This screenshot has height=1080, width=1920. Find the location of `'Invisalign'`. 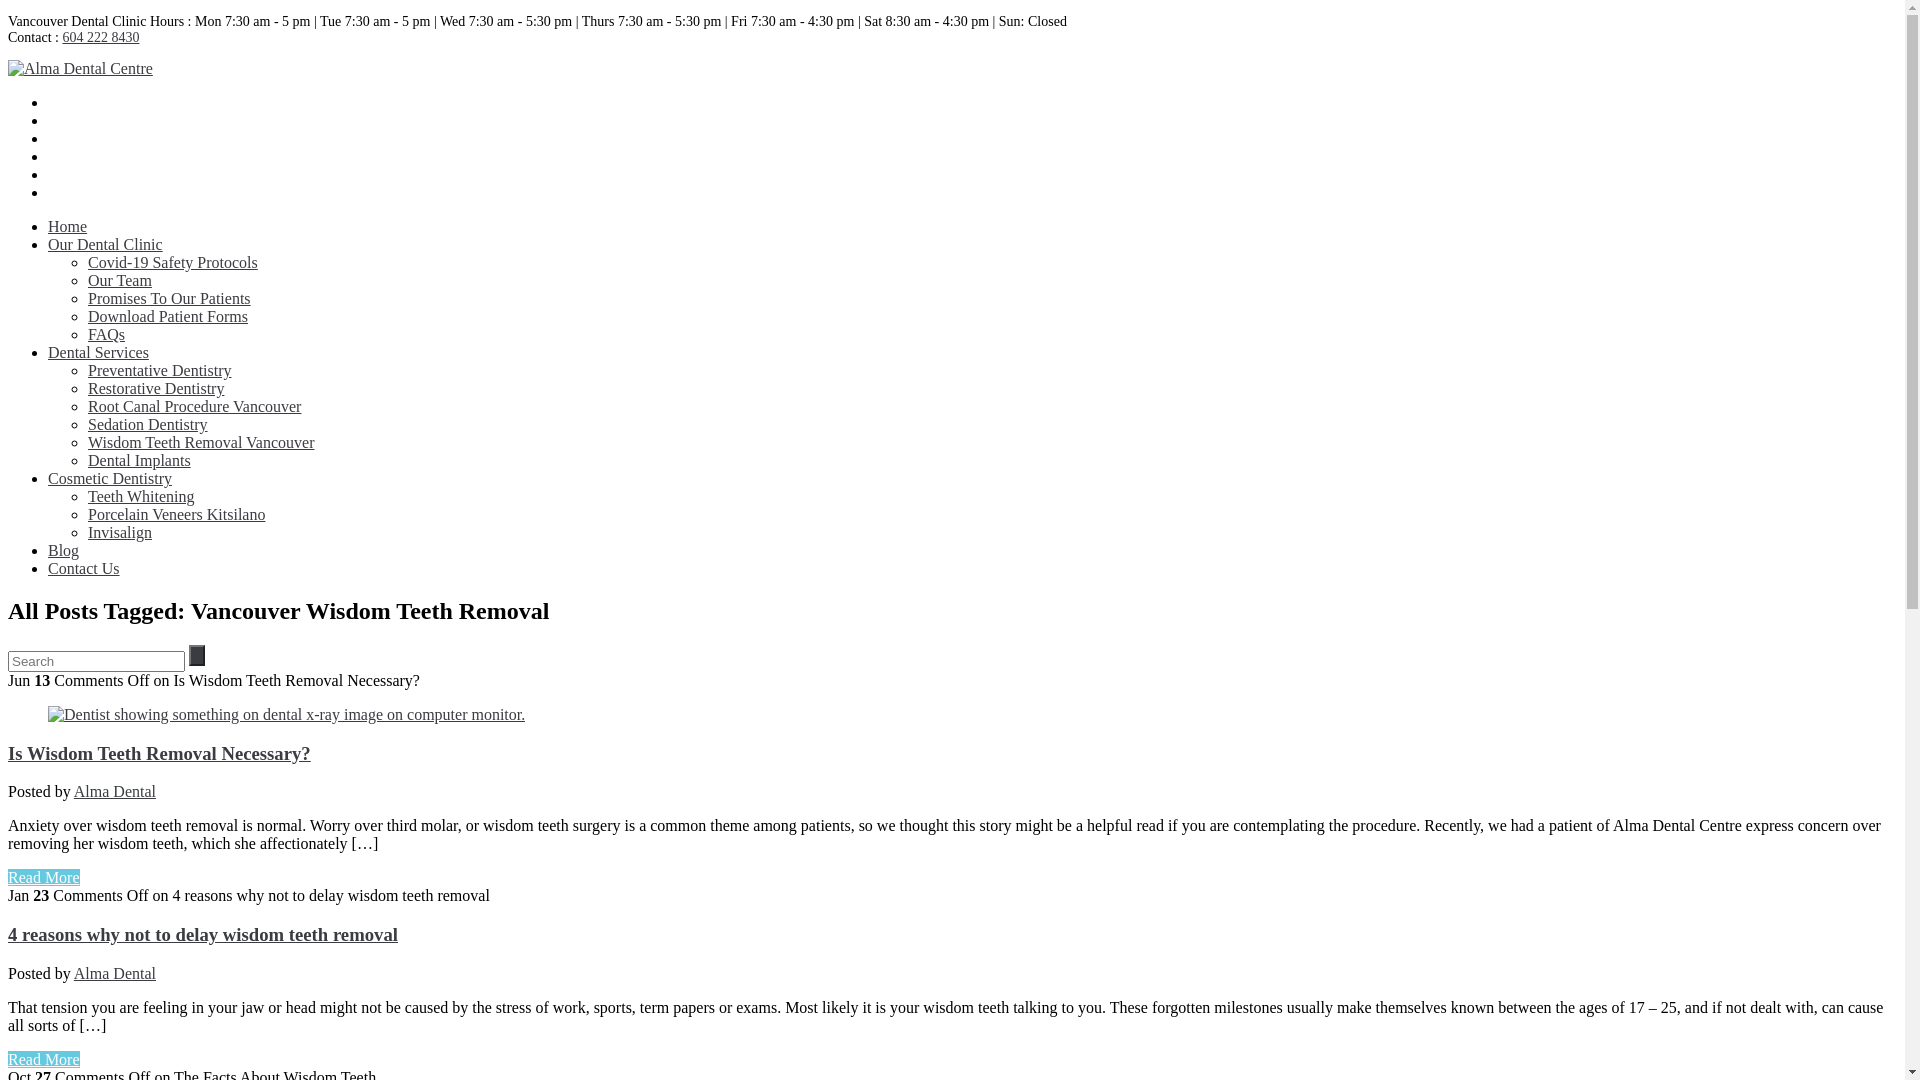

'Invisalign' is located at coordinates (86, 531).